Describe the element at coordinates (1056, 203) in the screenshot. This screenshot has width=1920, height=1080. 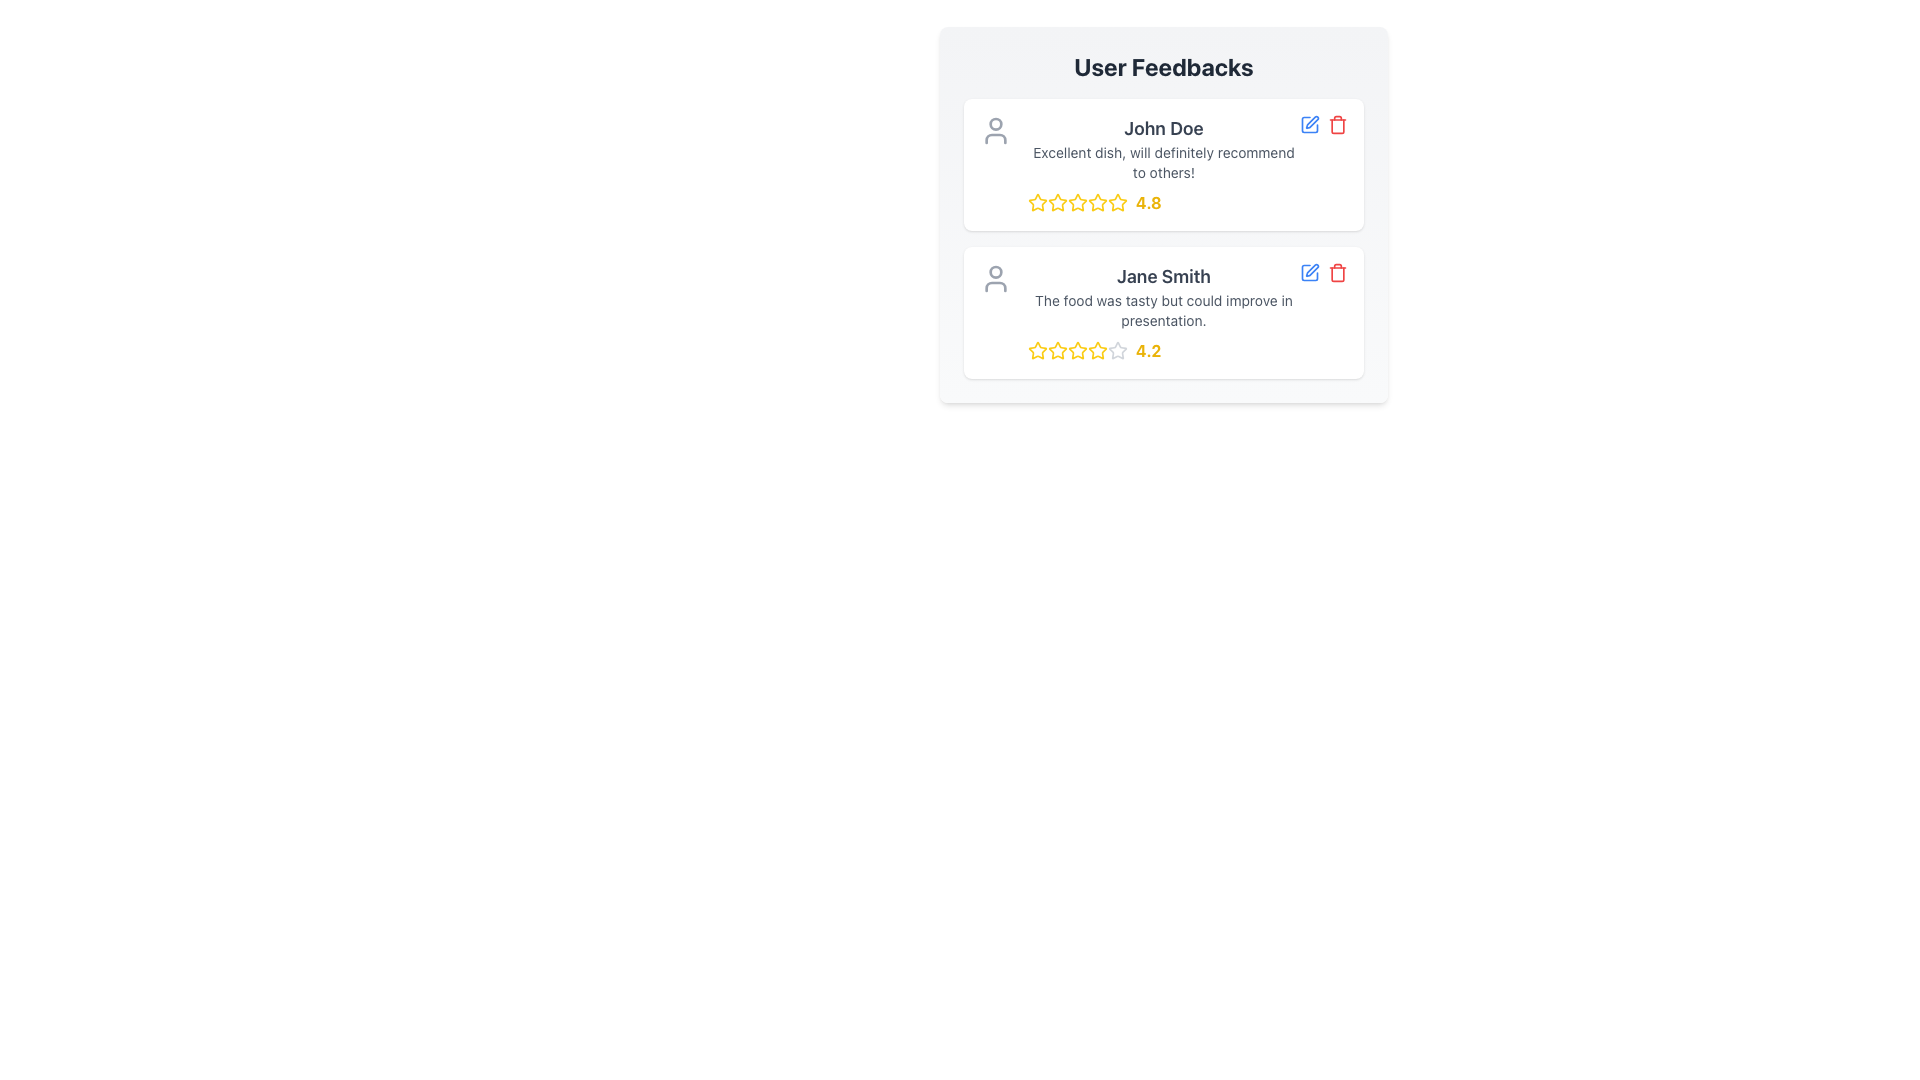
I see `the second star in the rating system within John Doe's feedback section` at that location.